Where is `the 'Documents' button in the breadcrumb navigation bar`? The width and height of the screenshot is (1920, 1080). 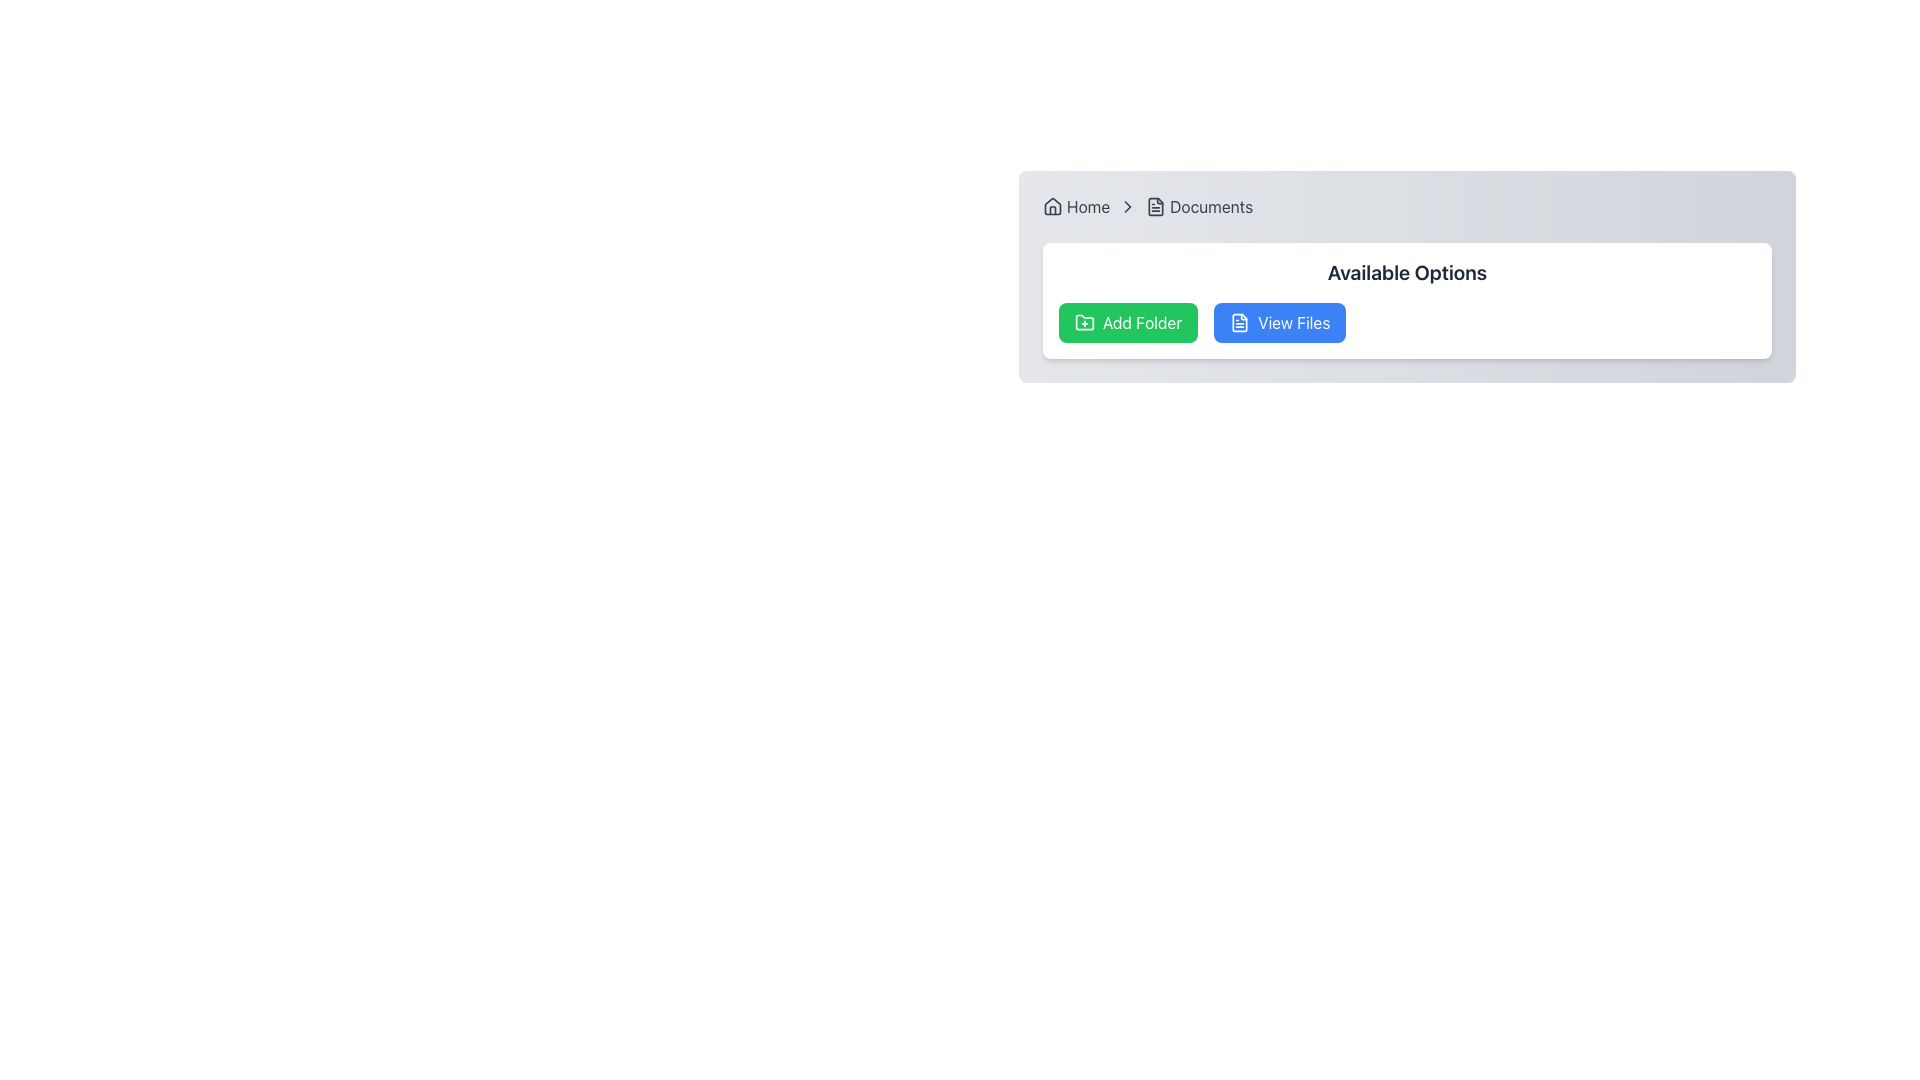
the 'Documents' button in the breadcrumb navigation bar is located at coordinates (1199, 207).